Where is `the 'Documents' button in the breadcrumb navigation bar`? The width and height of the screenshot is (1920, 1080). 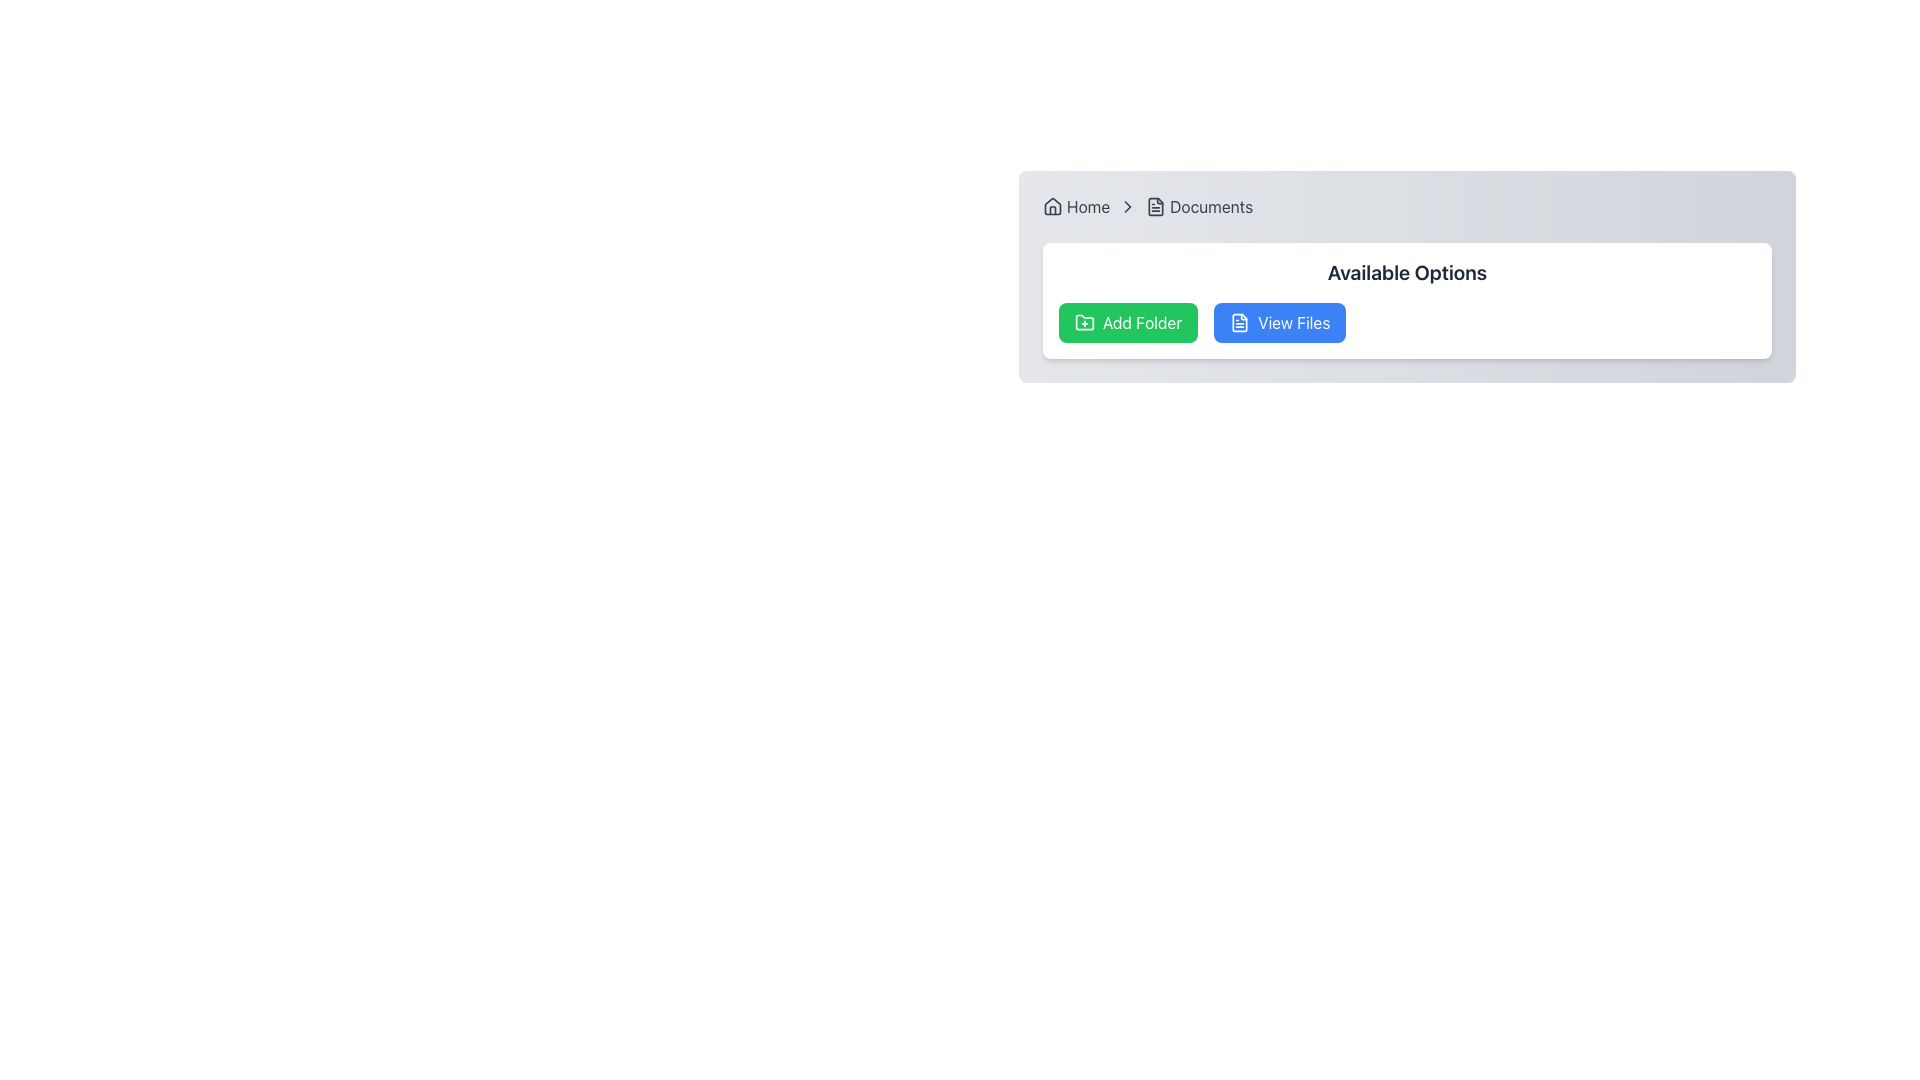
the 'Documents' button in the breadcrumb navigation bar is located at coordinates (1199, 207).